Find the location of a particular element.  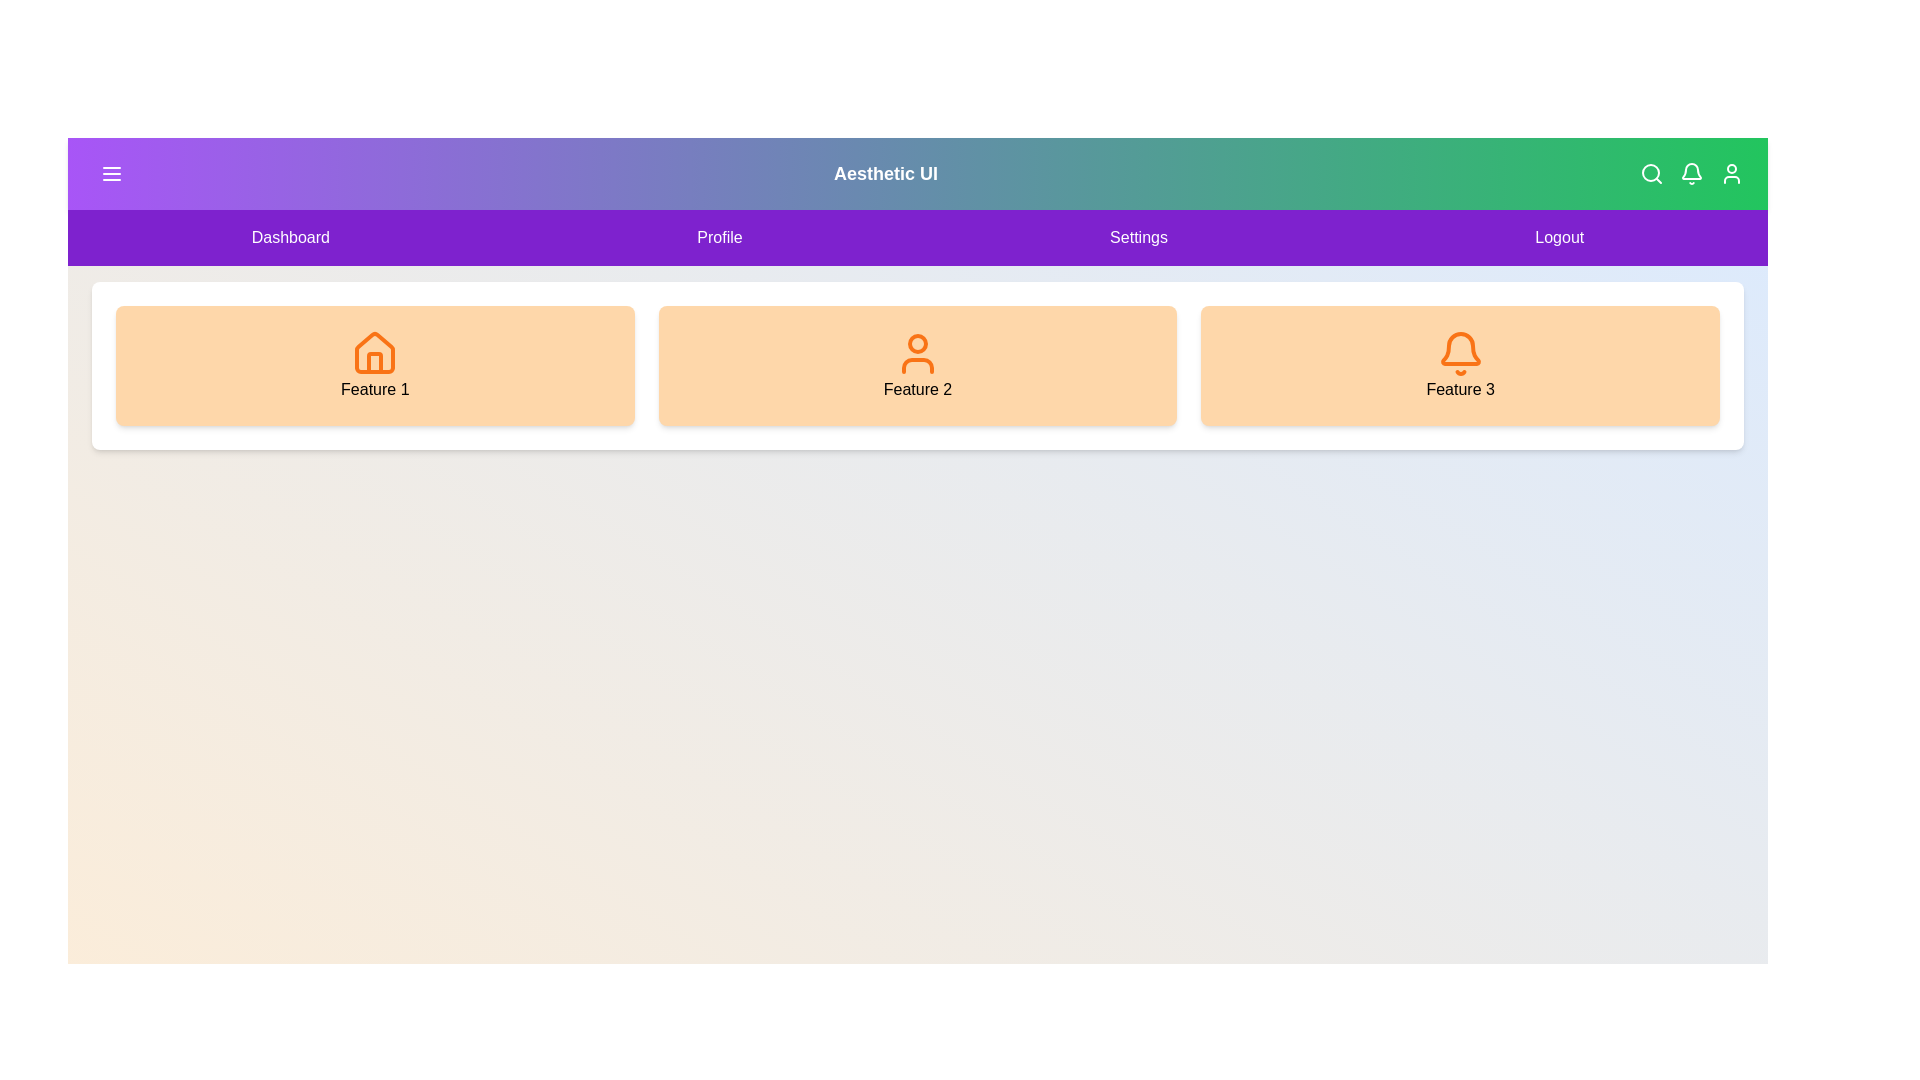

the navigation link to navigate to the Logout section is located at coordinates (1558, 237).